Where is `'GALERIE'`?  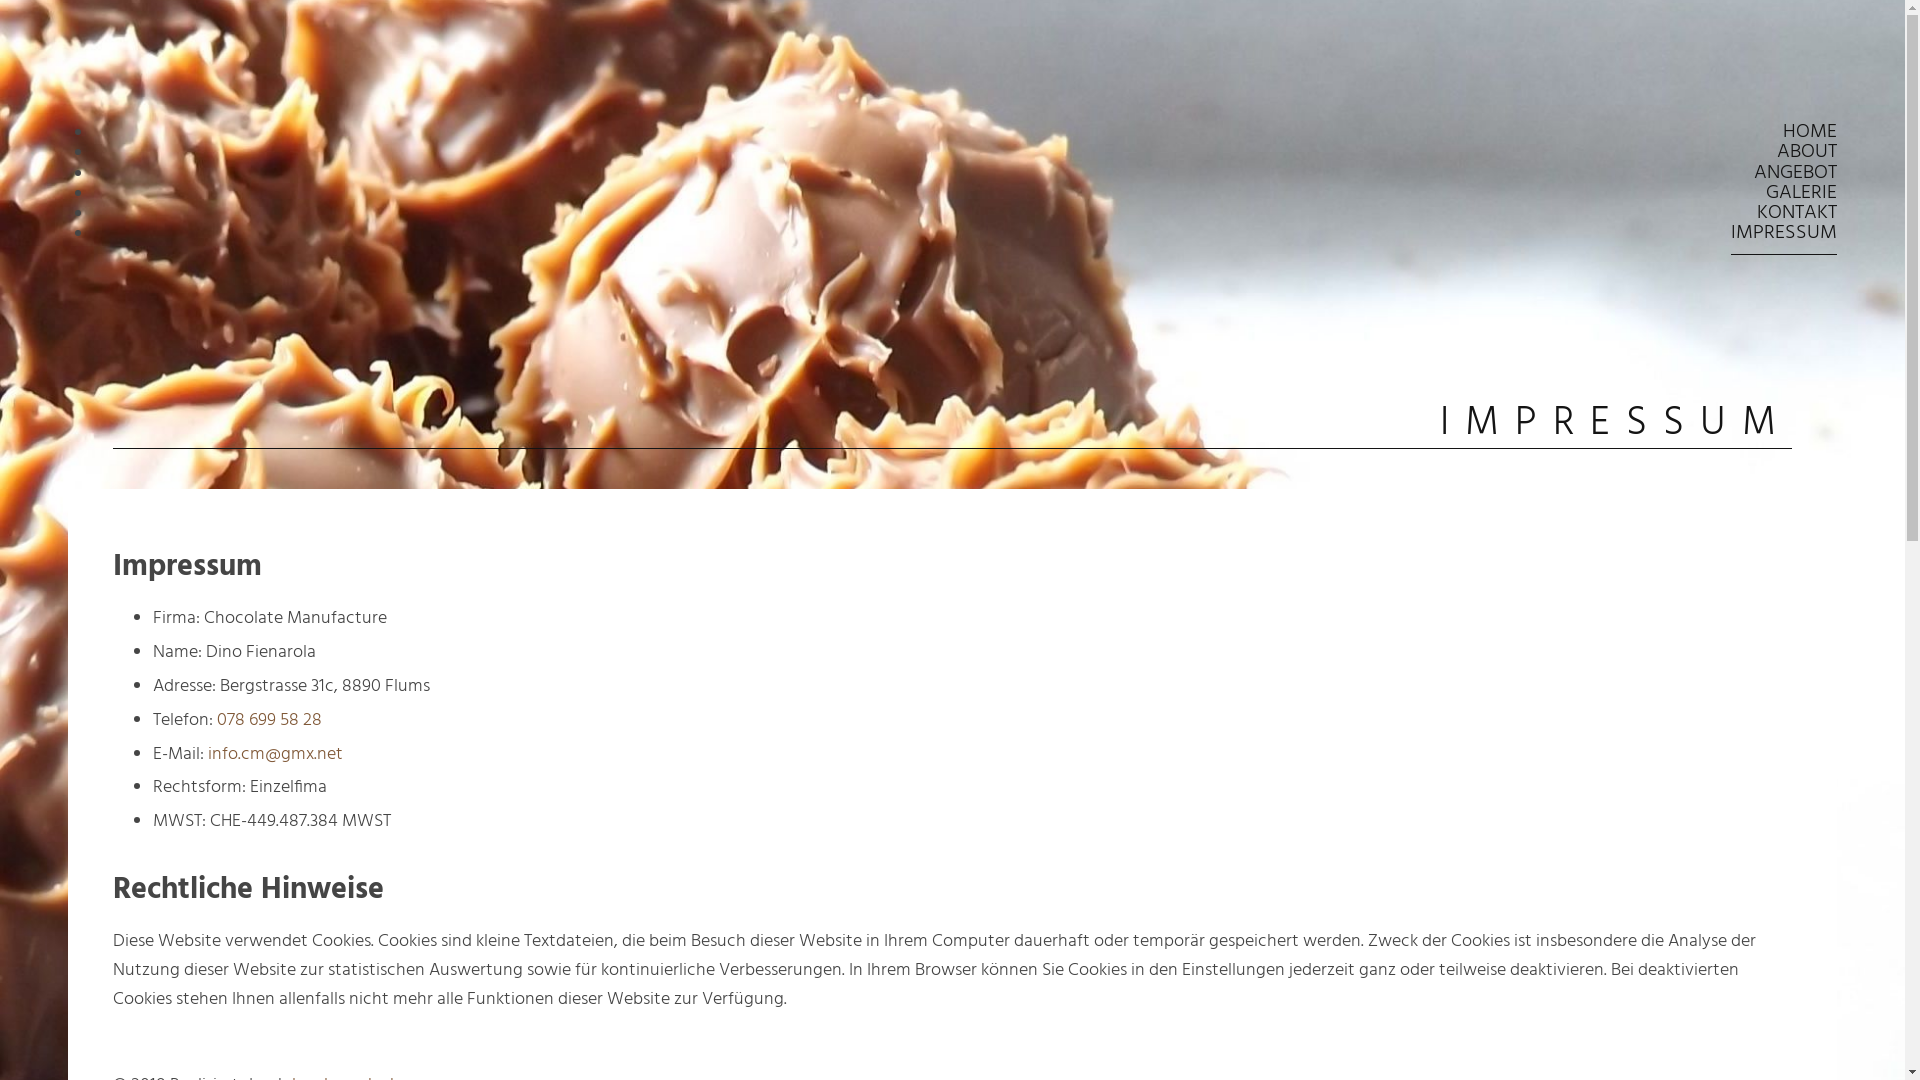
'GALERIE' is located at coordinates (1801, 193).